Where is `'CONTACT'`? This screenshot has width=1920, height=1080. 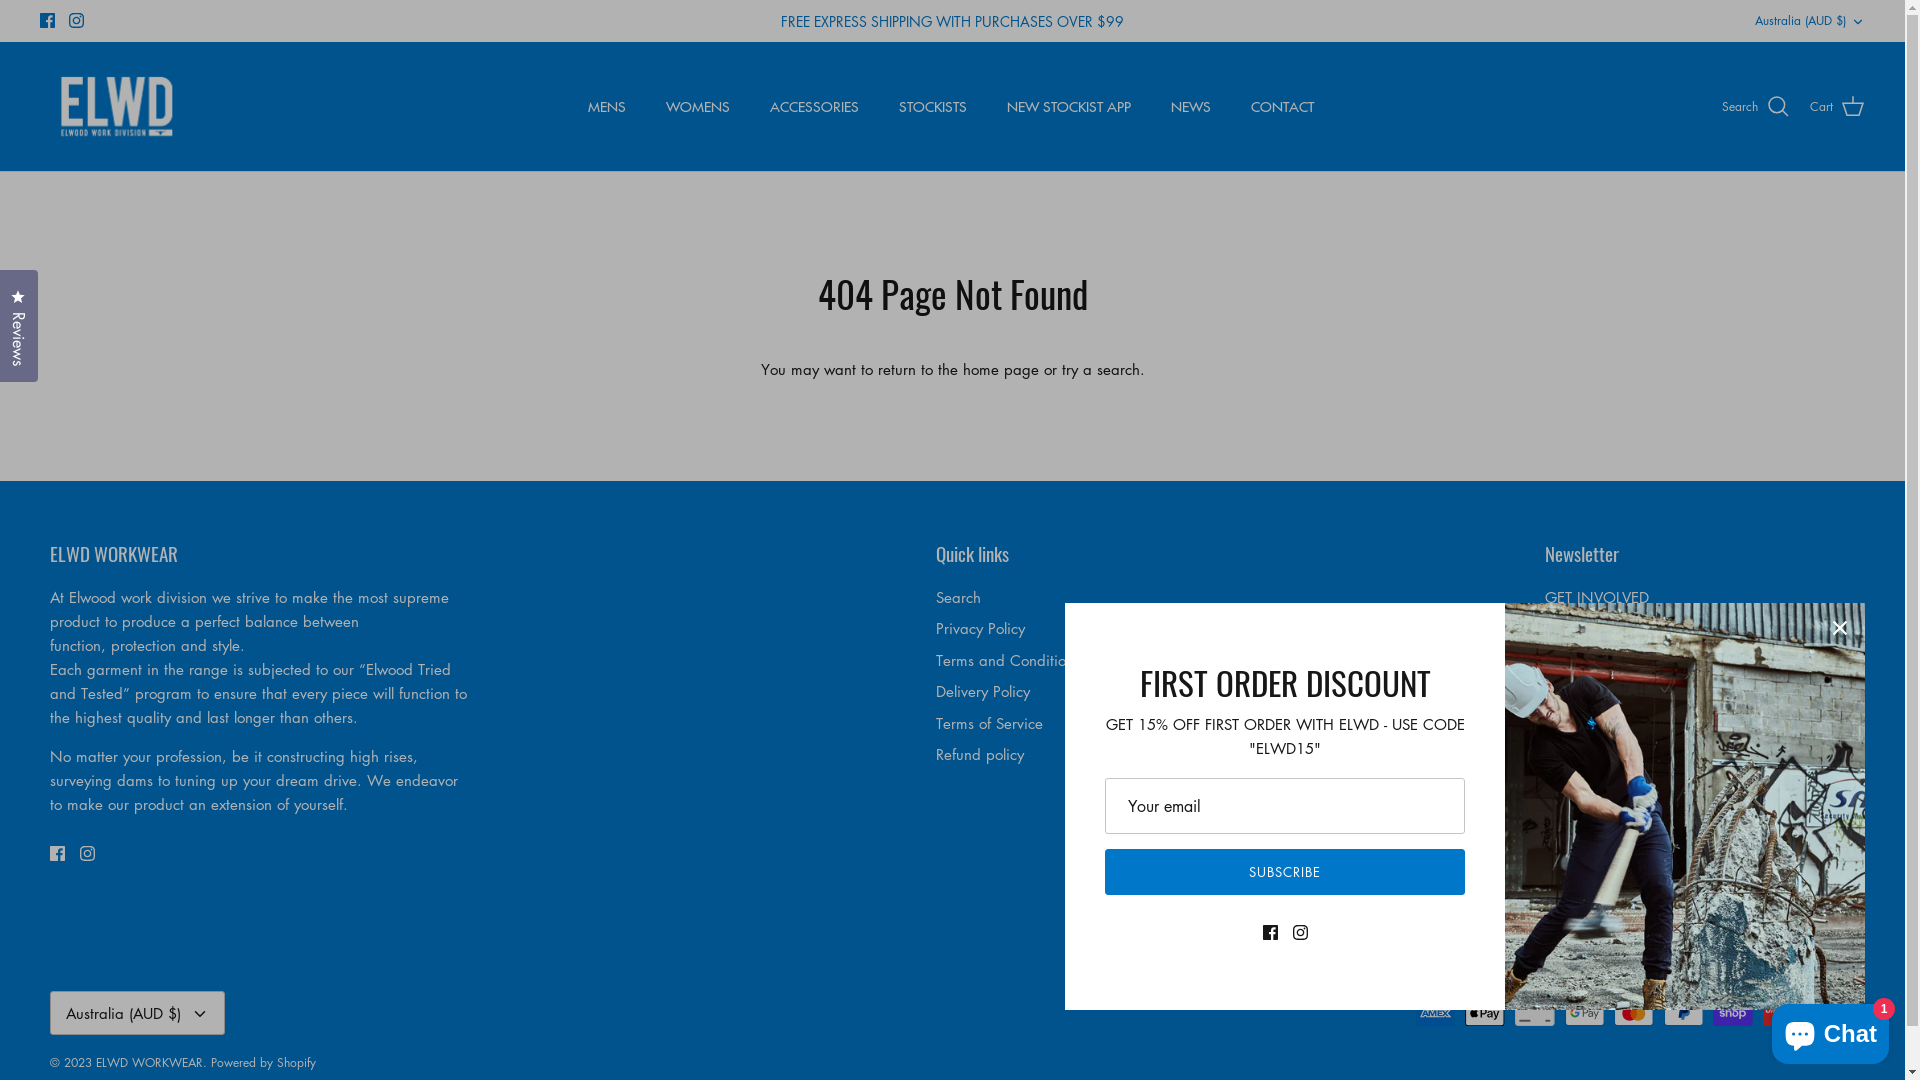
'CONTACT' is located at coordinates (1232, 106).